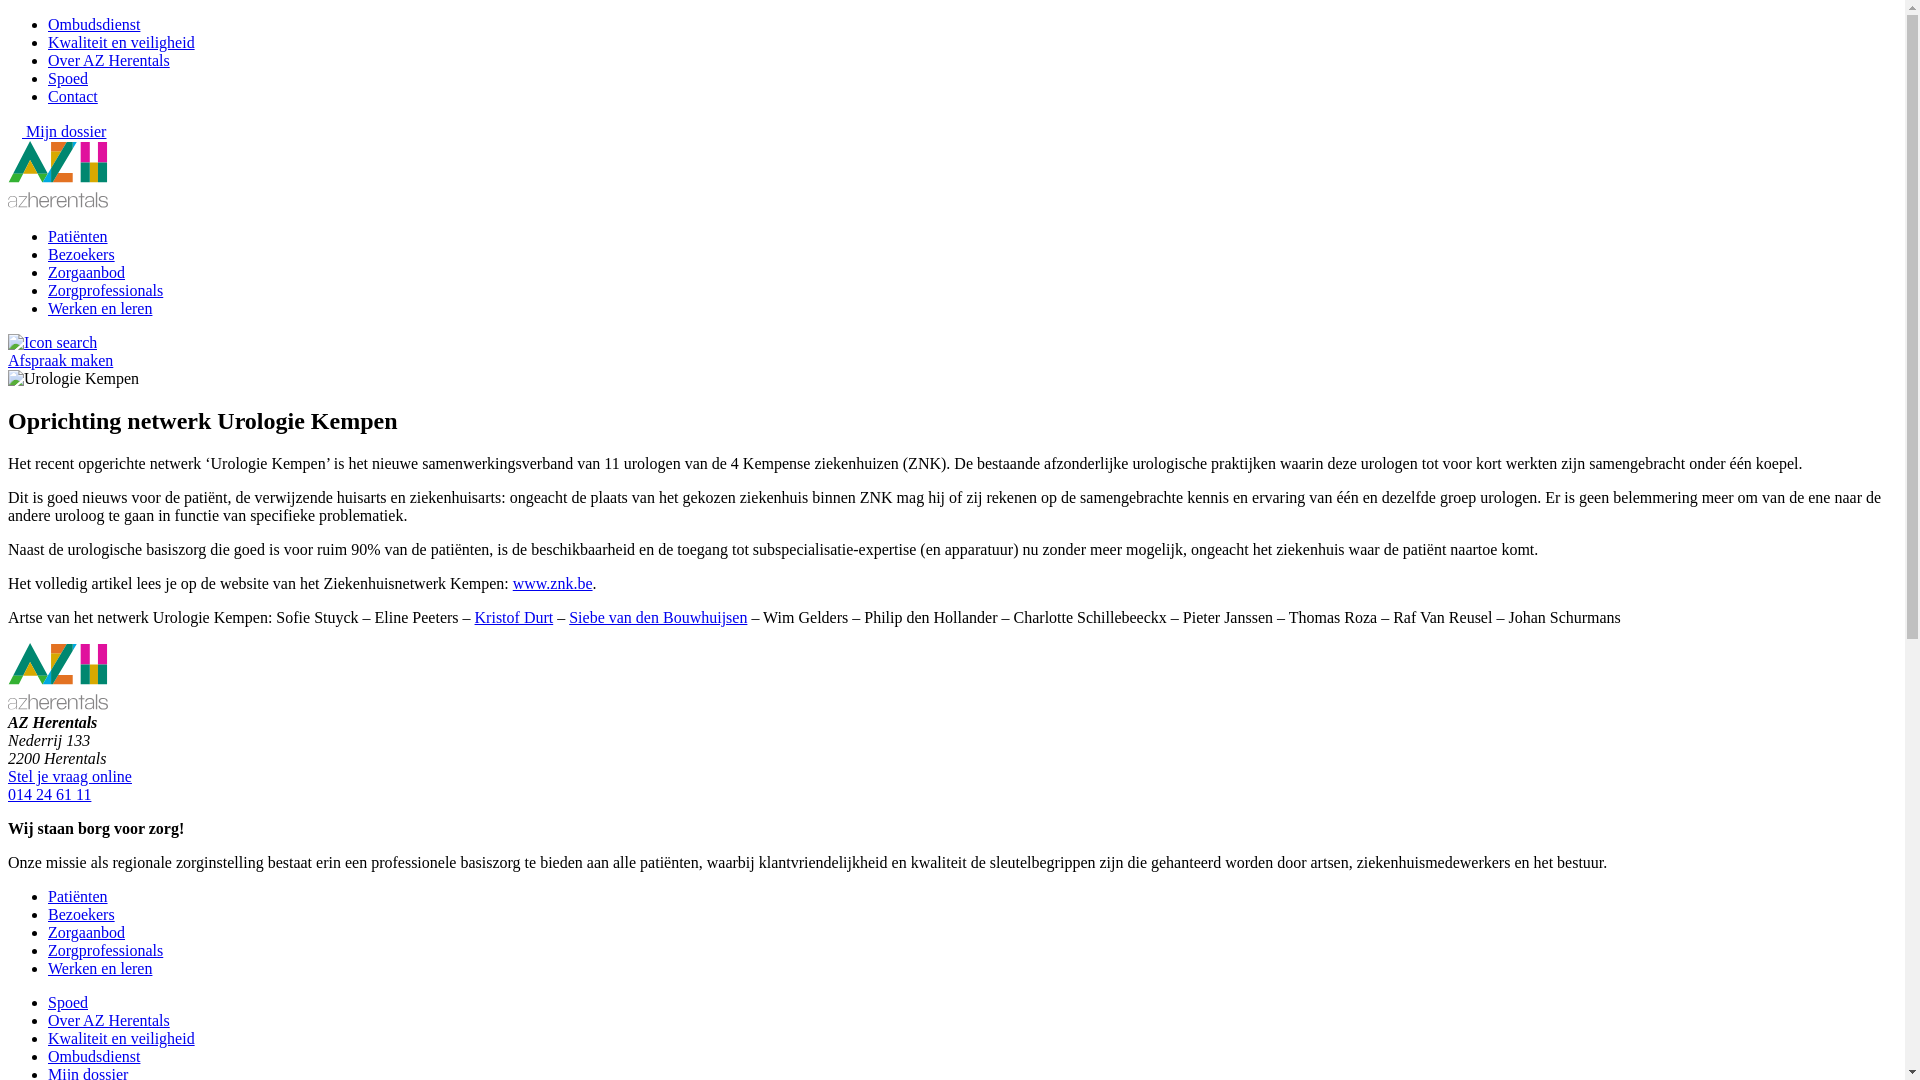 The height and width of the screenshot is (1080, 1920). I want to click on 'Over AZ Herentals', so click(108, 1020).